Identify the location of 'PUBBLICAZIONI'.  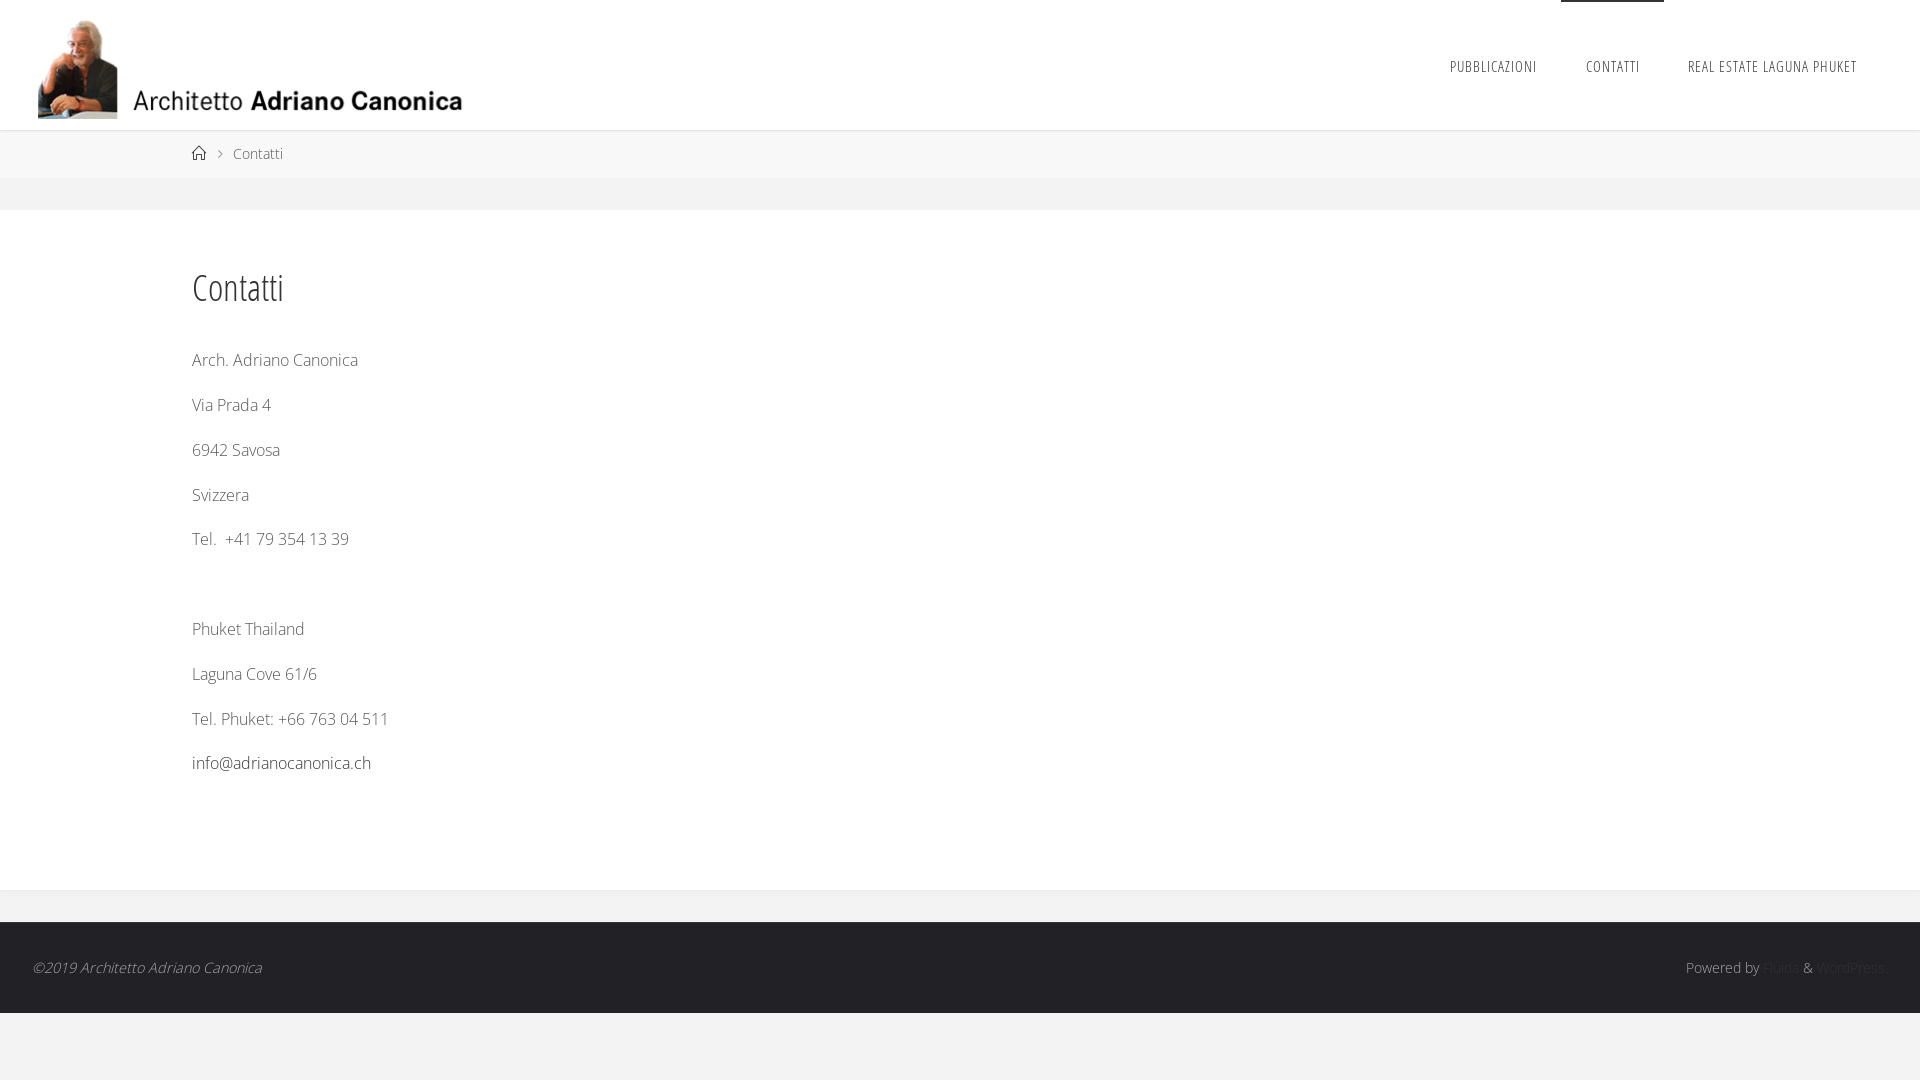
(1493, 64).